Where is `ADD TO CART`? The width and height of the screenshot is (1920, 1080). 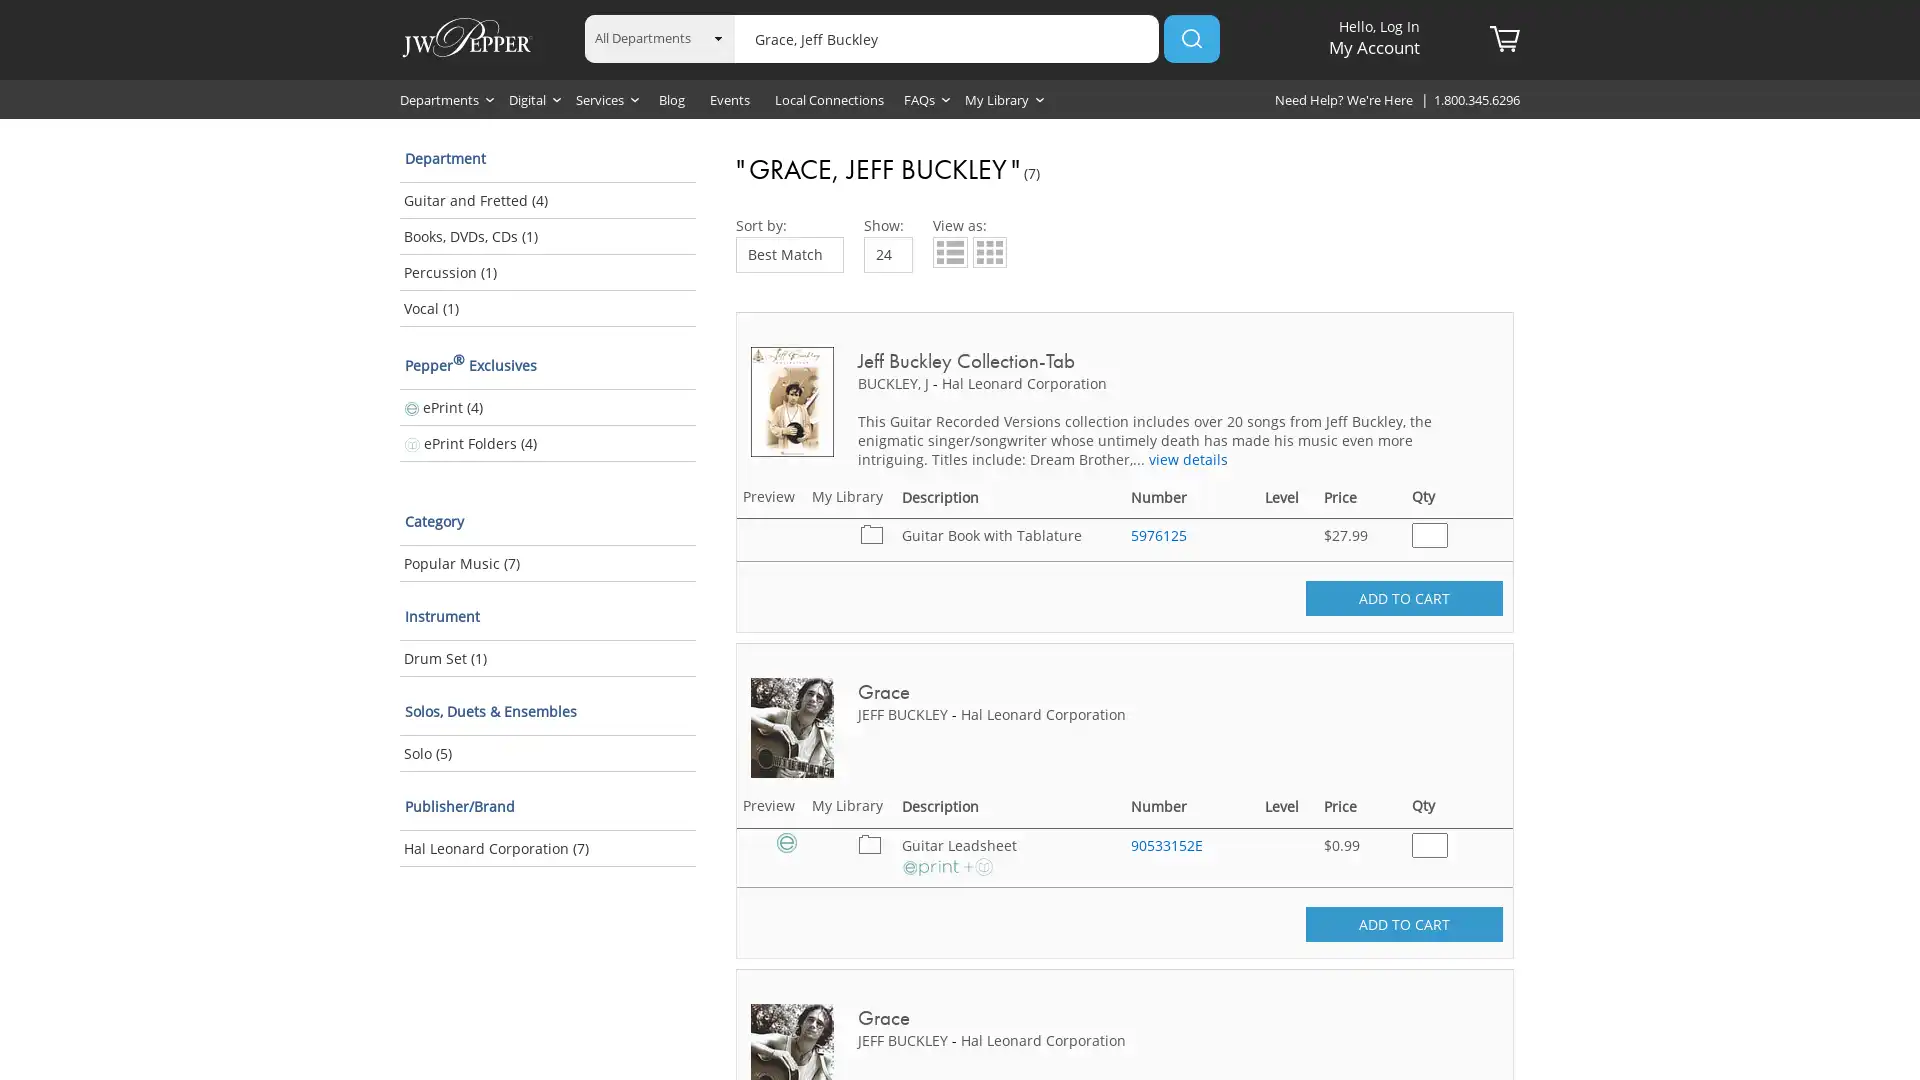 ADD TO CART is located at coordinates (1403, 597).